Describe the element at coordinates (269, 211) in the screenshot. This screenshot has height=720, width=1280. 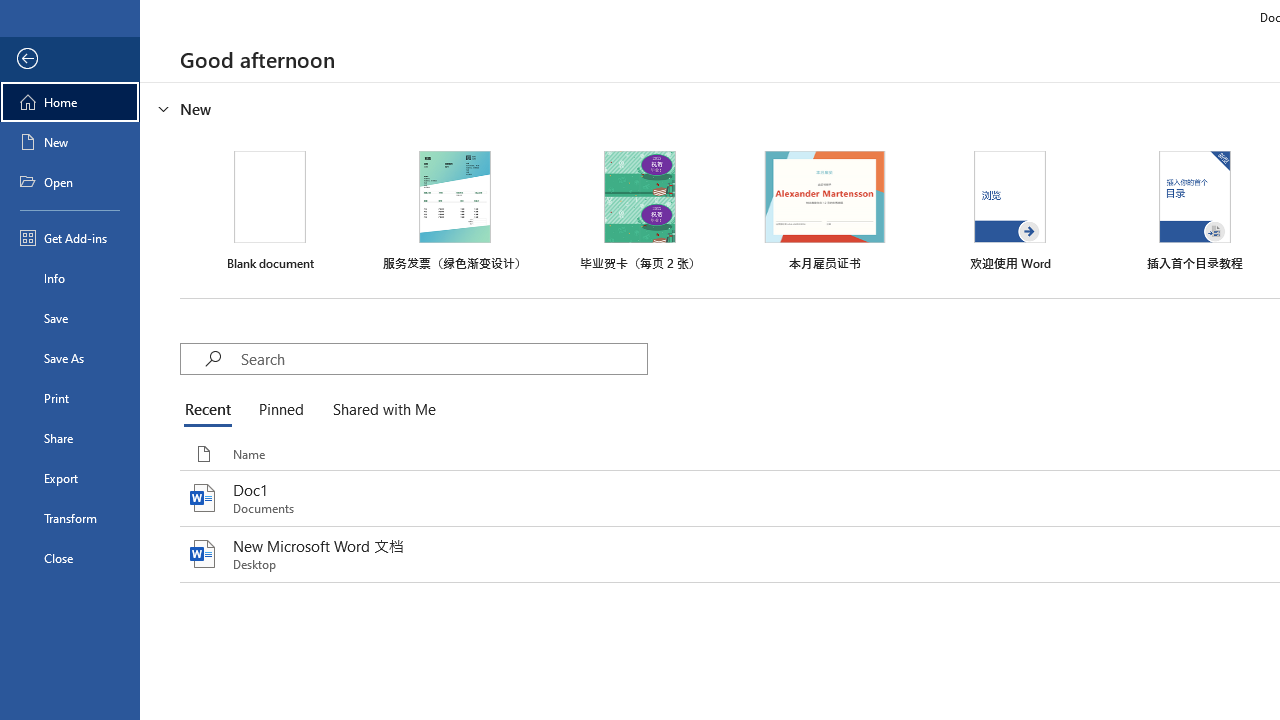
I see `'Blank document'` at that location.